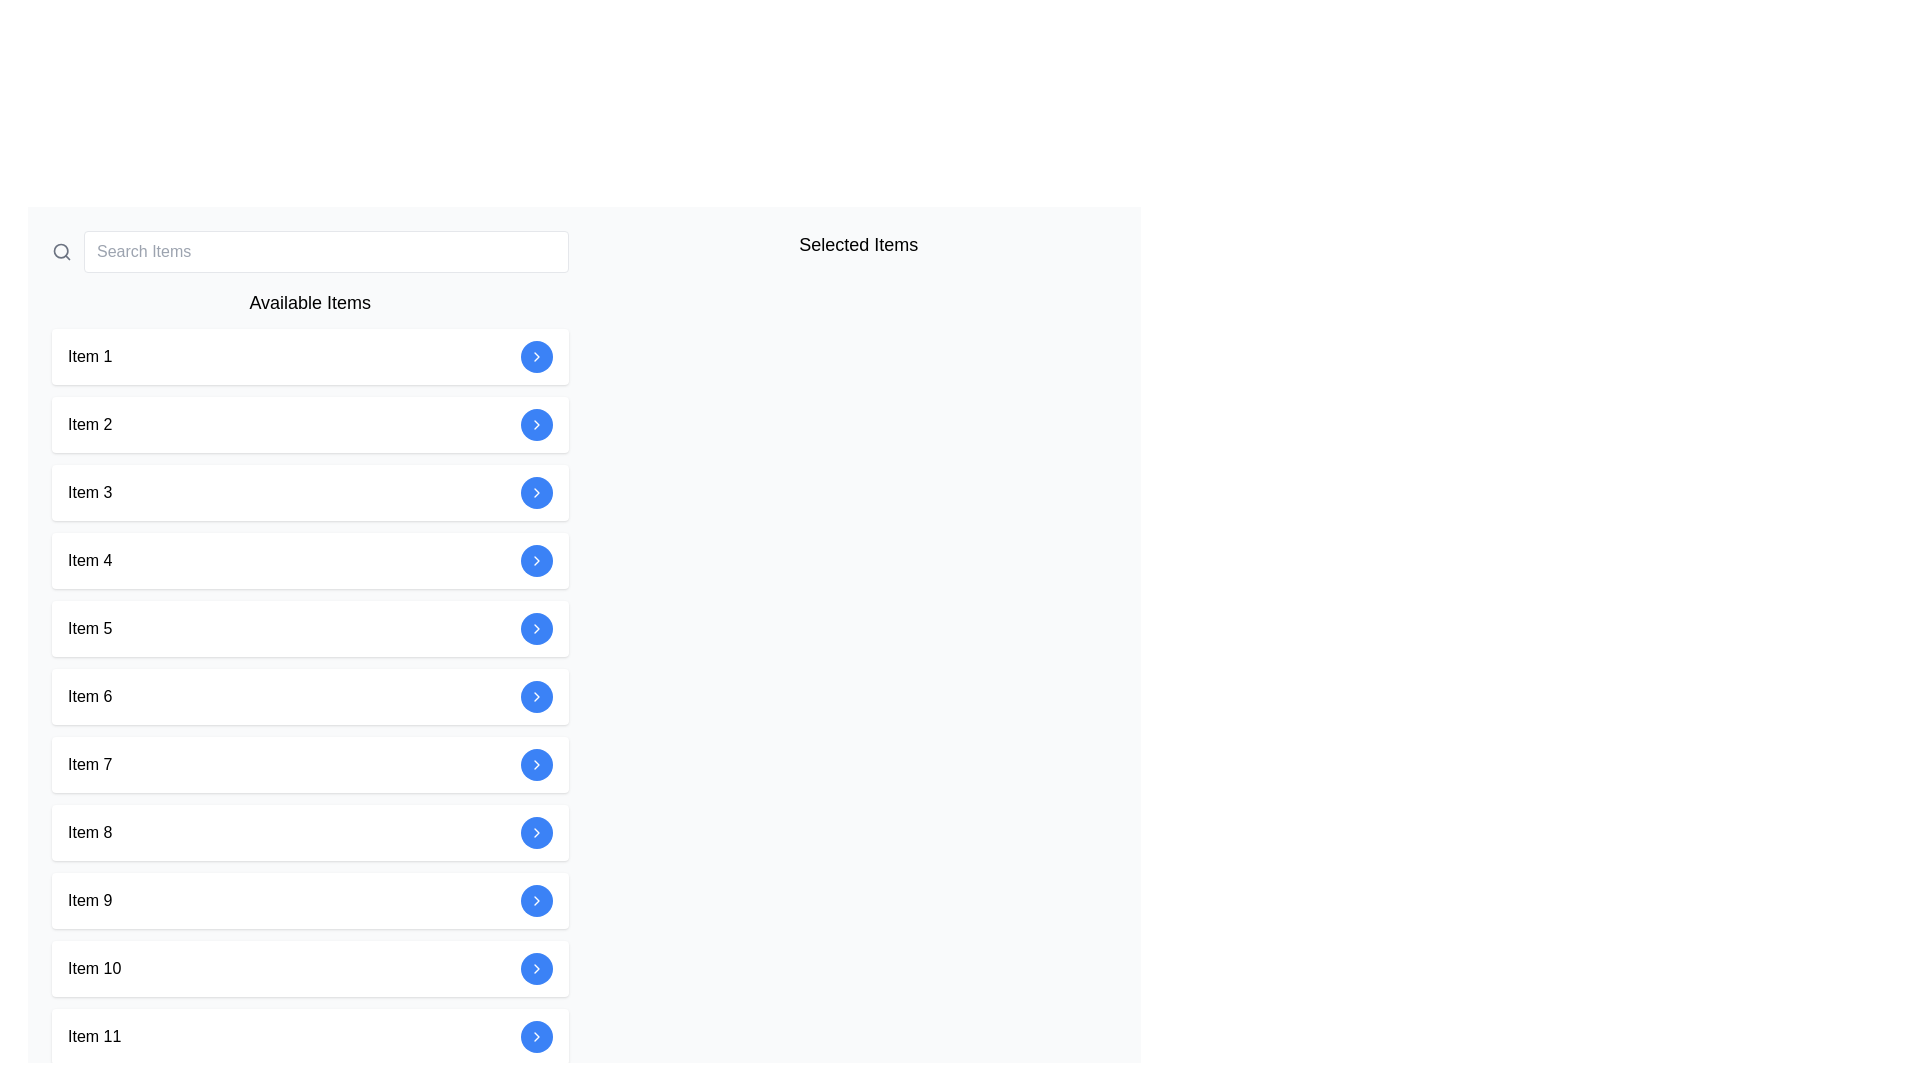 This screenshot has height=1080, width=1920. I want to click on the selectable list item representing 'Item 11', so click(309, 1036).